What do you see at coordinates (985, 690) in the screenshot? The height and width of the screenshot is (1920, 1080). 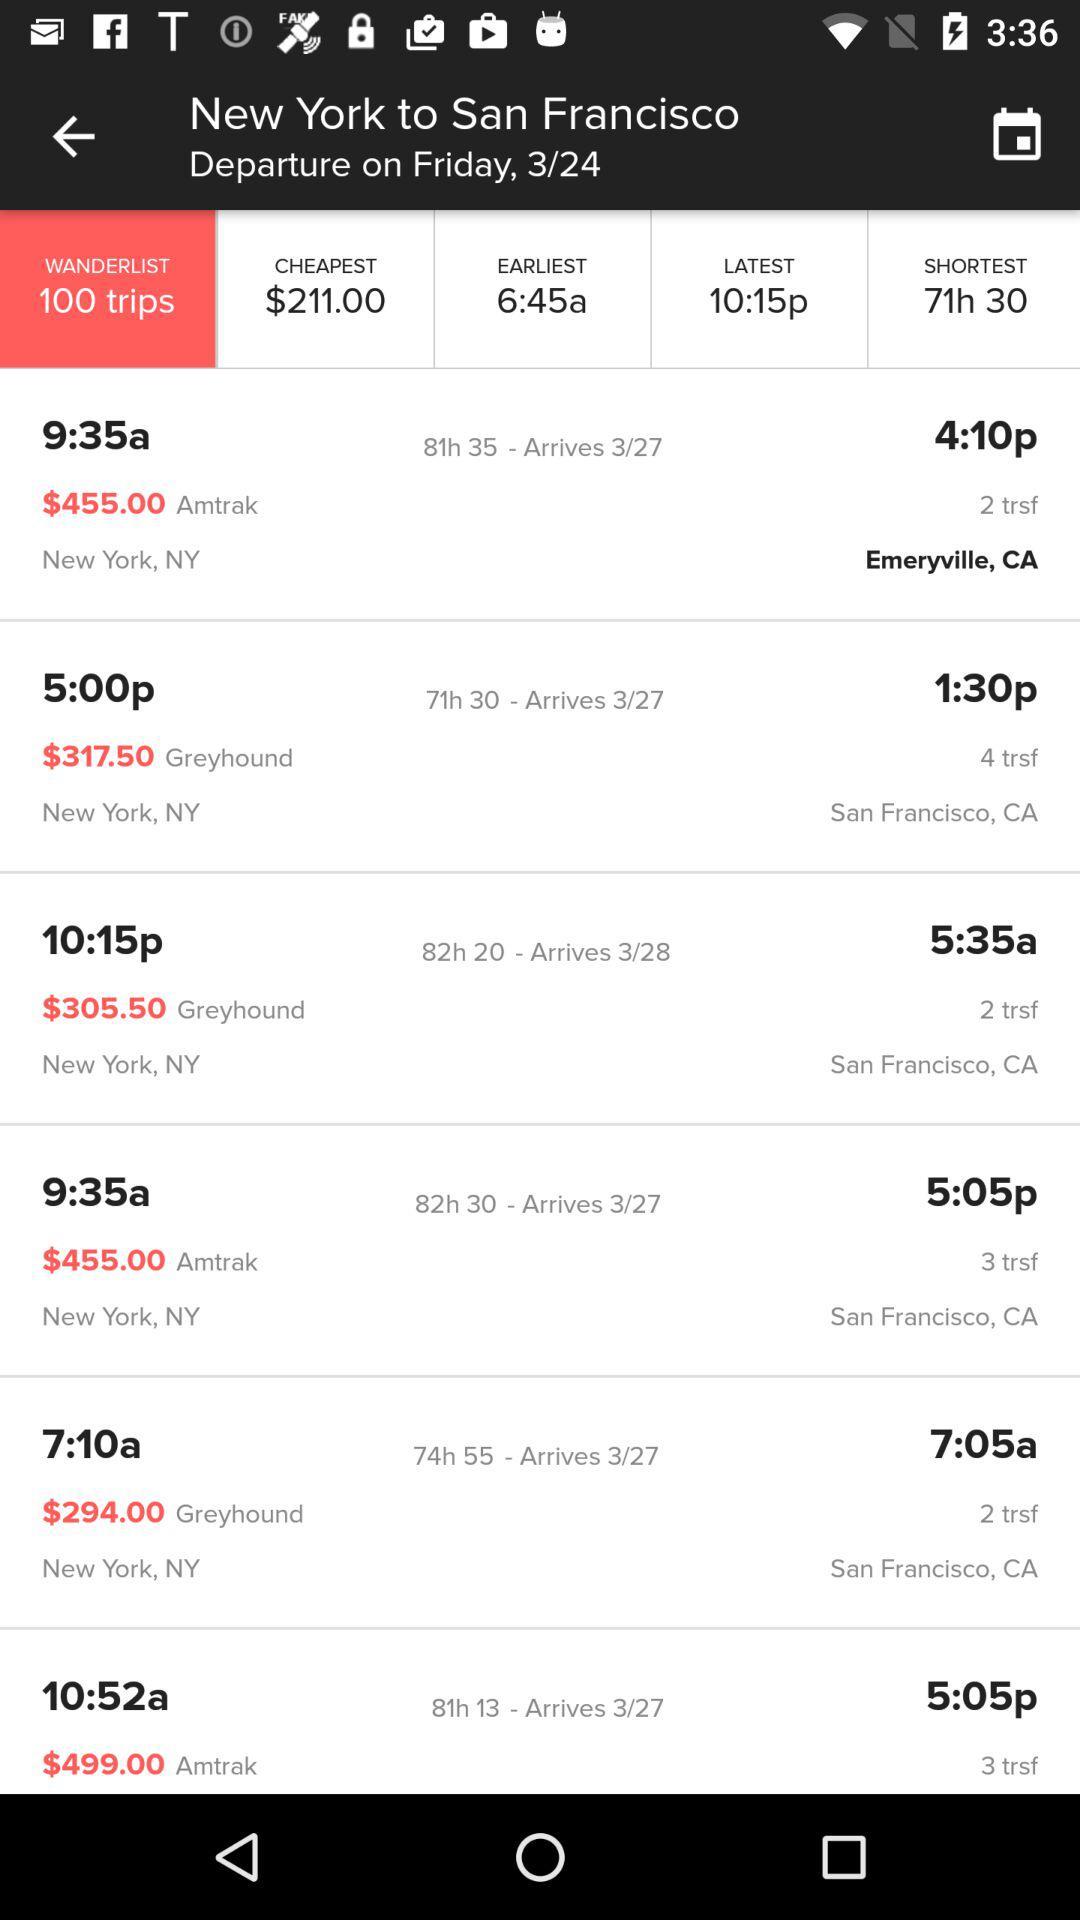 I see `1:30p icon` at bounding box center [985, 690].